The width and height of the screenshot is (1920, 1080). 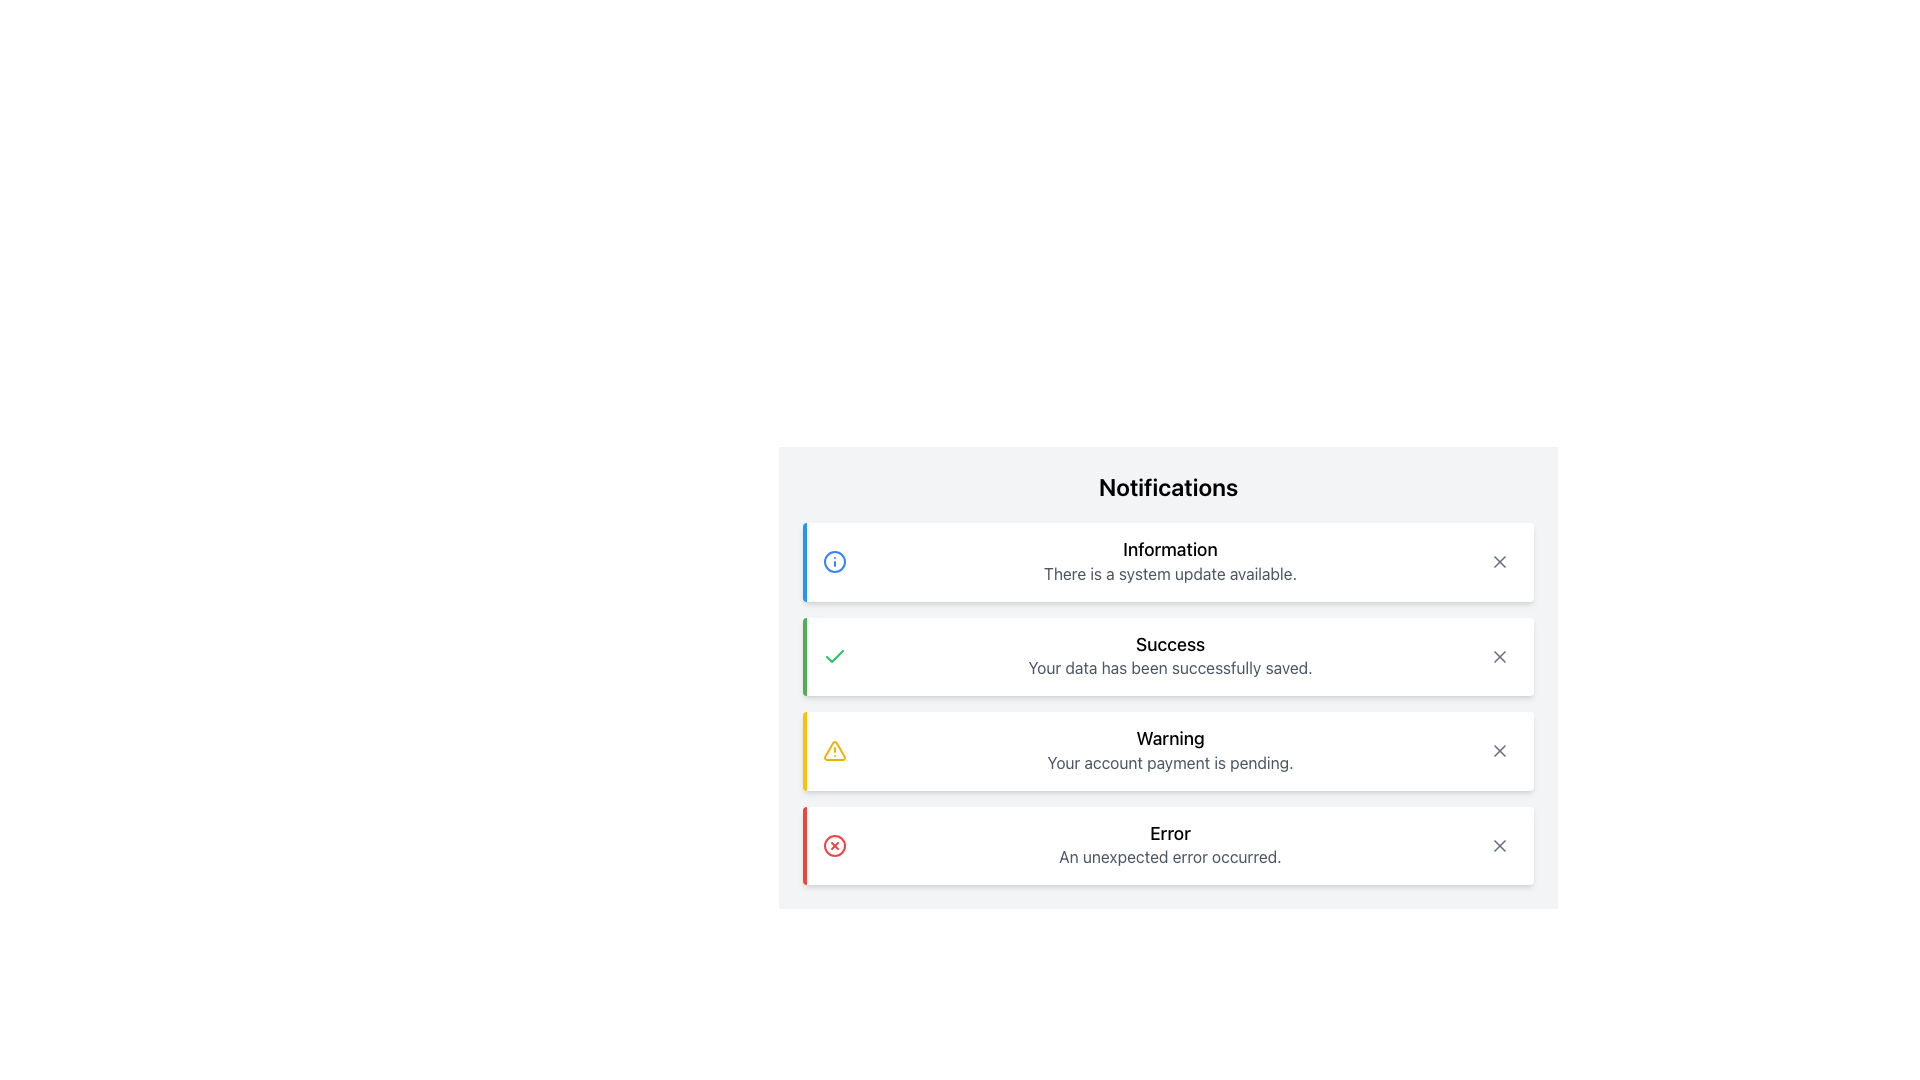 What do you see at coordinates (1168, 562) in the screenshot?
I see `information in the Notification card which has a light blue border on the left, contains the title 'Information' and a description about a system update` at bounding box center [1168, 562].